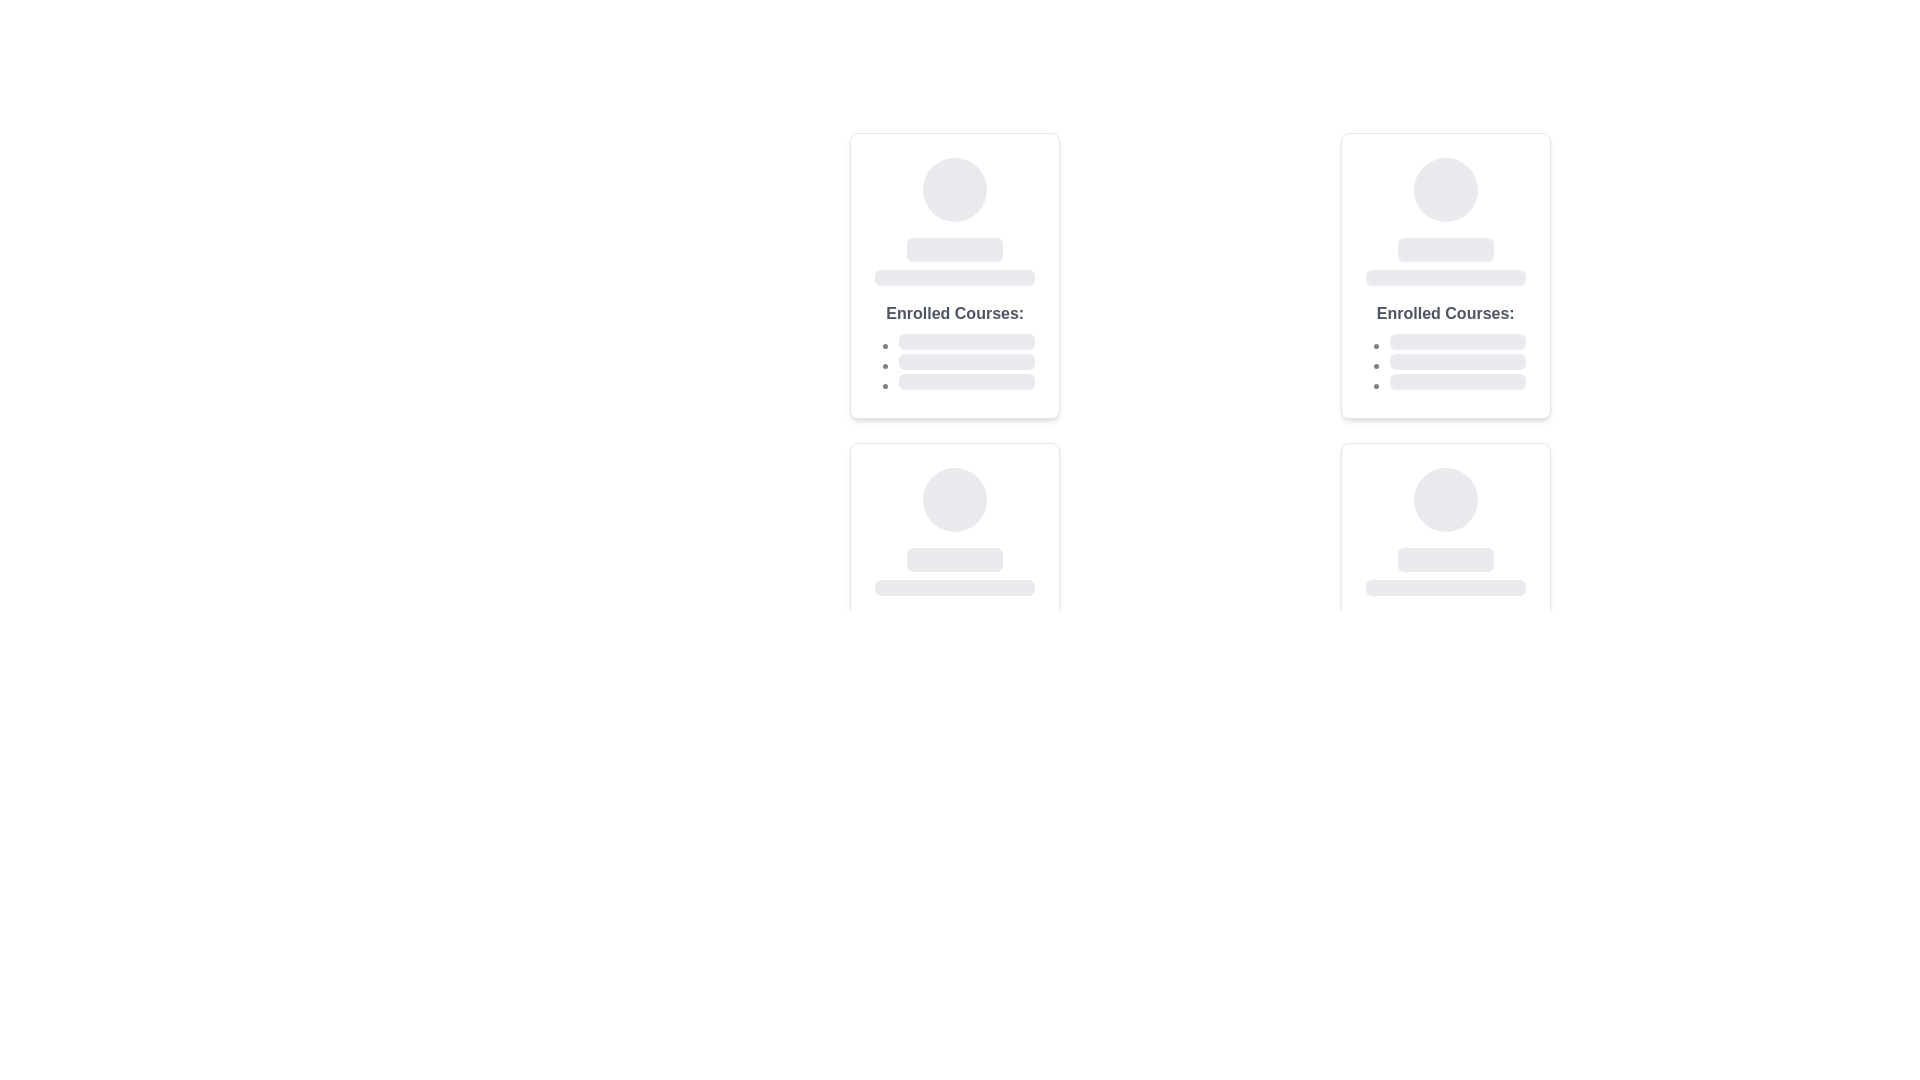 The width and height of the screenshot is (1920, 1080). What do you see at coordinates (954, 586) in the screenshot?
I see `the Placeholder UI element located` at bounding box center [954, 586].